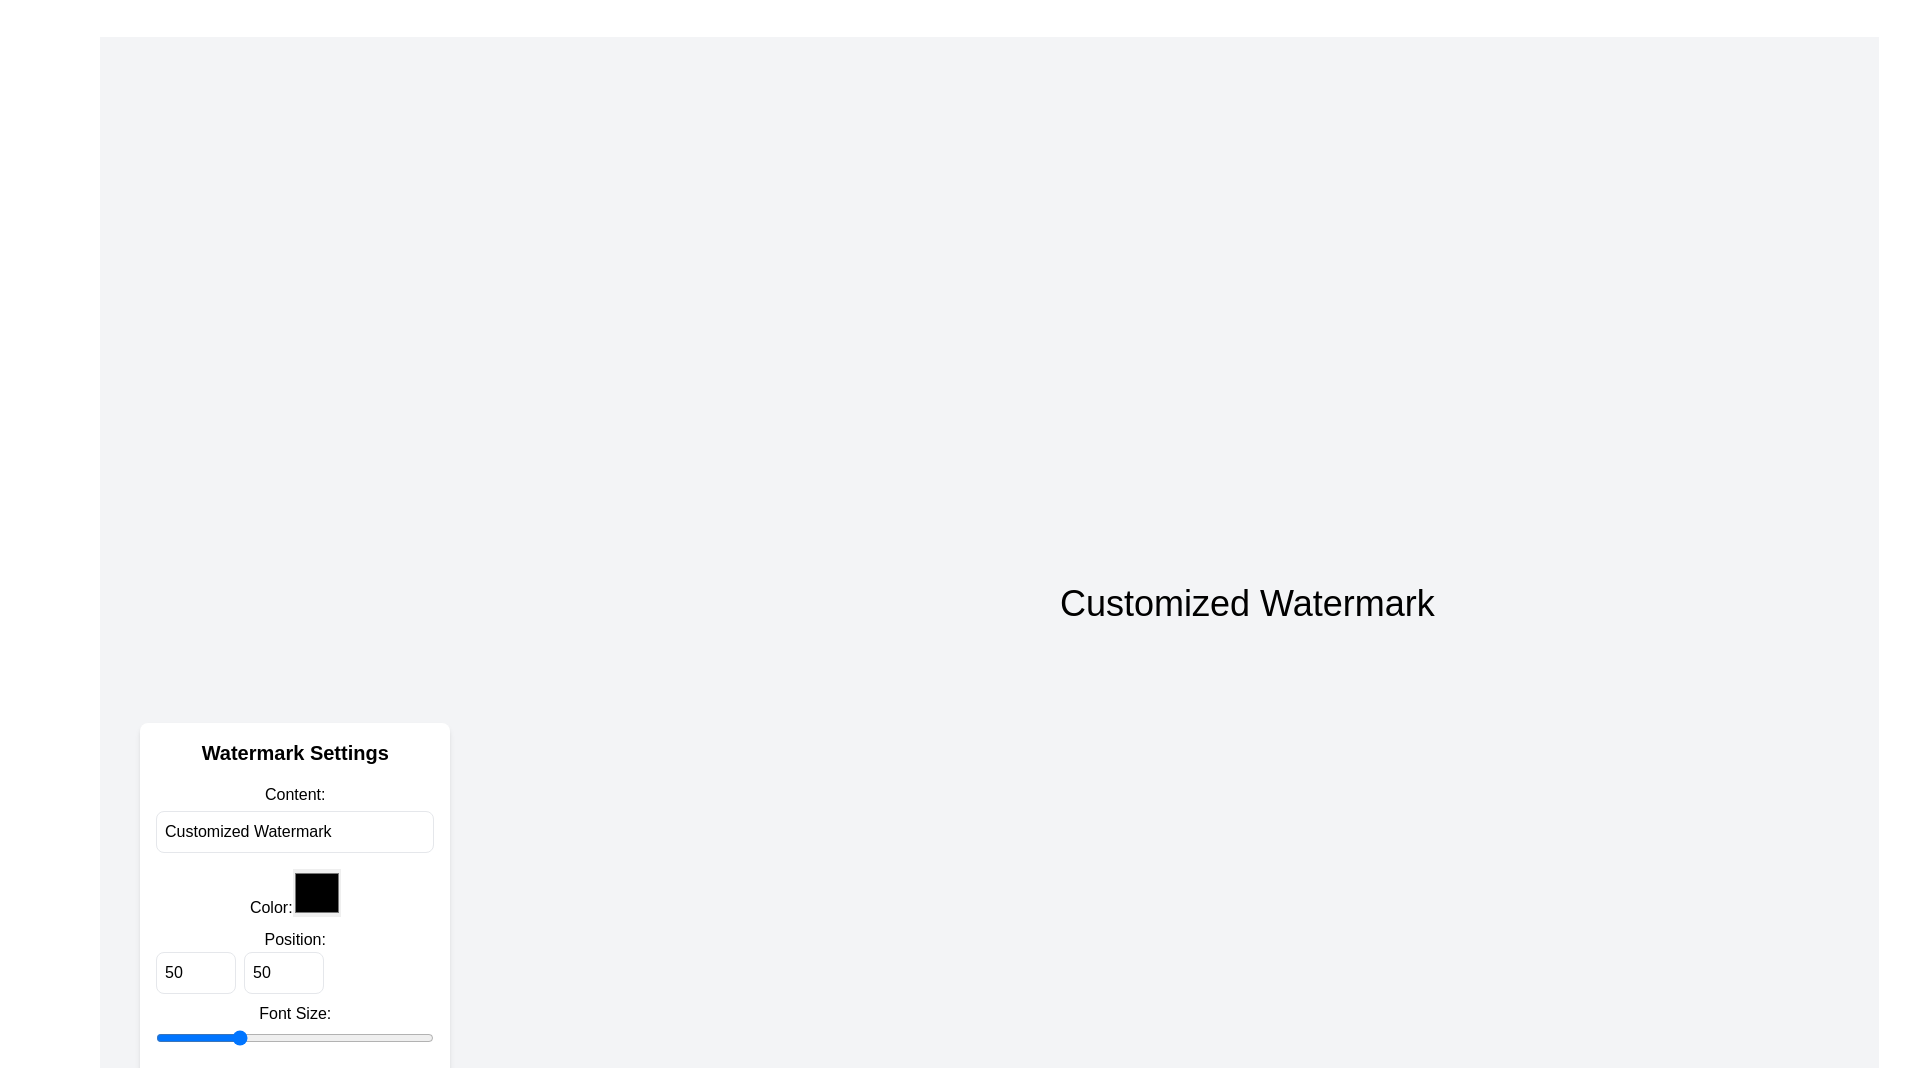 This screenshot has width=1920, height=1080. I want to click on the font size, so click(411, 1036).